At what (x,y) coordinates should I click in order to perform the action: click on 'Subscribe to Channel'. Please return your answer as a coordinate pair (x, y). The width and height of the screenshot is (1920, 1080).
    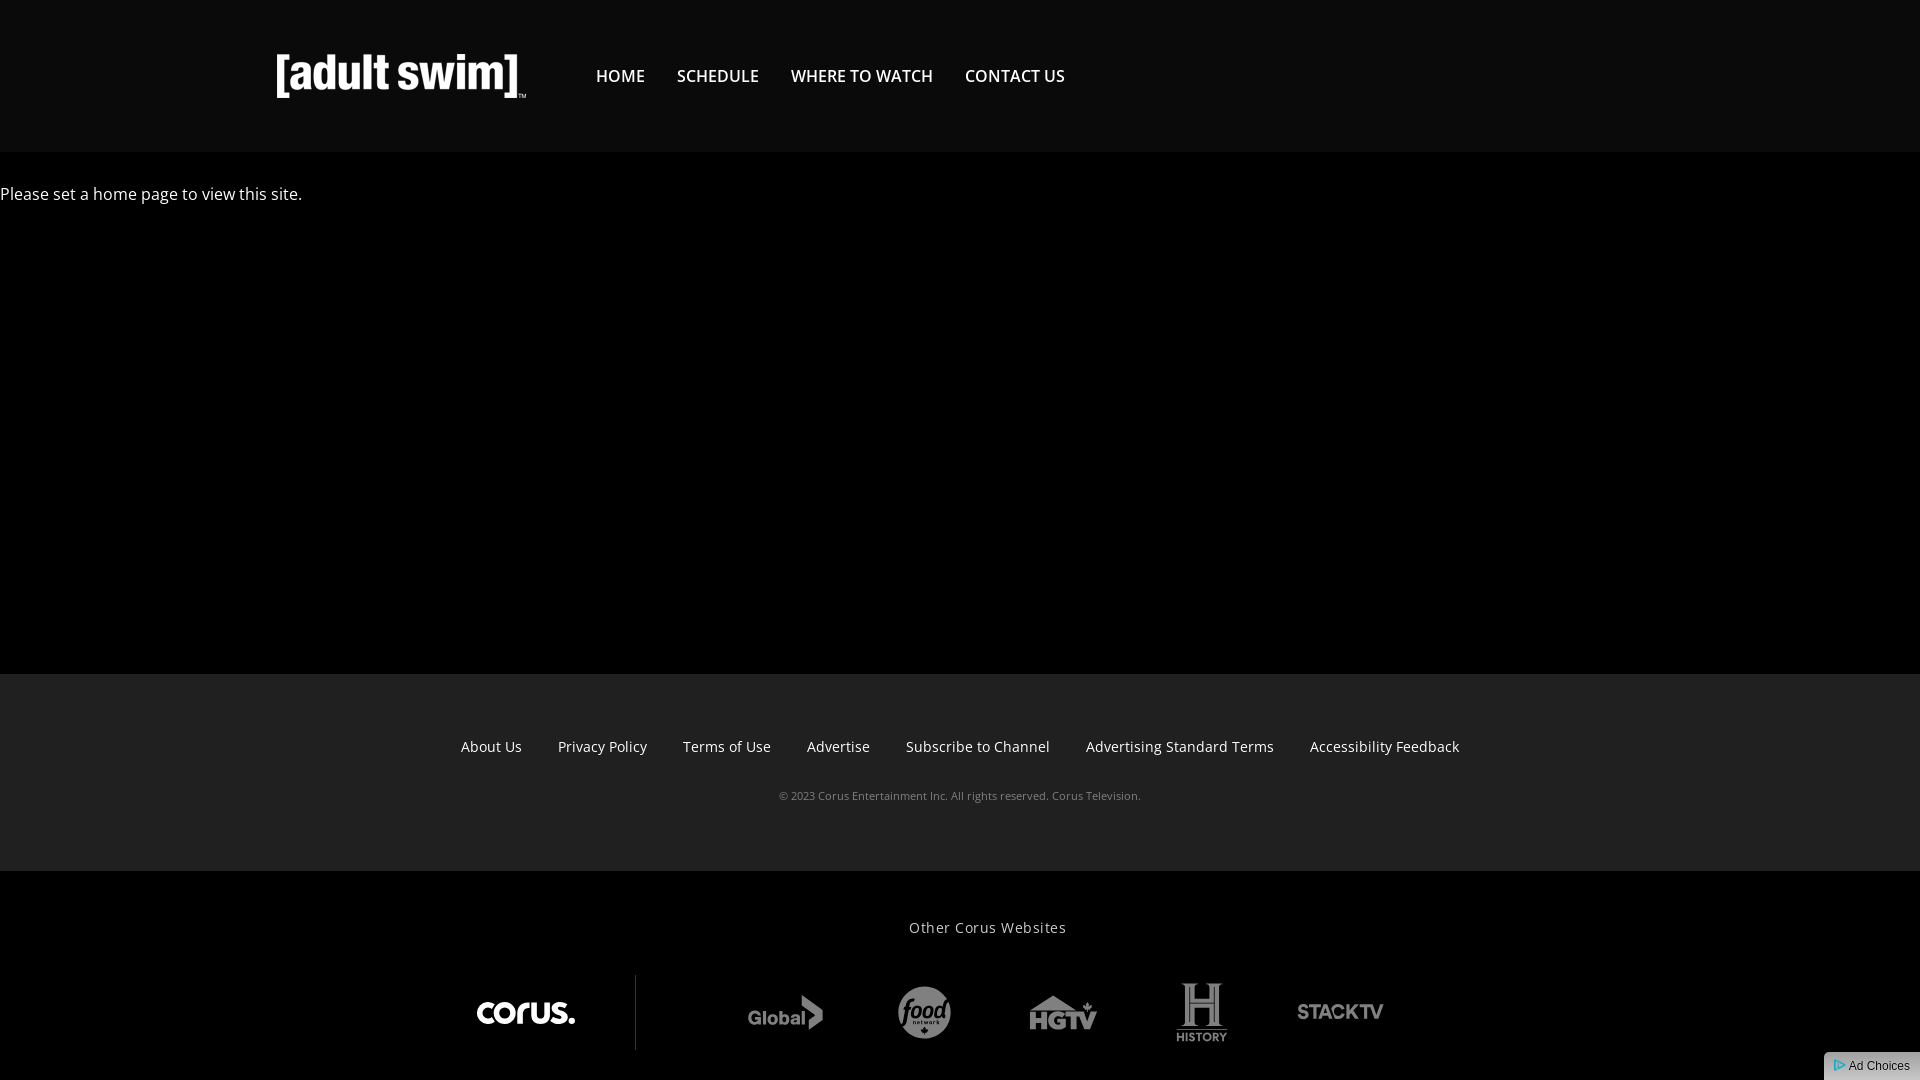
    Looking at the image, I should click on (978, 745).